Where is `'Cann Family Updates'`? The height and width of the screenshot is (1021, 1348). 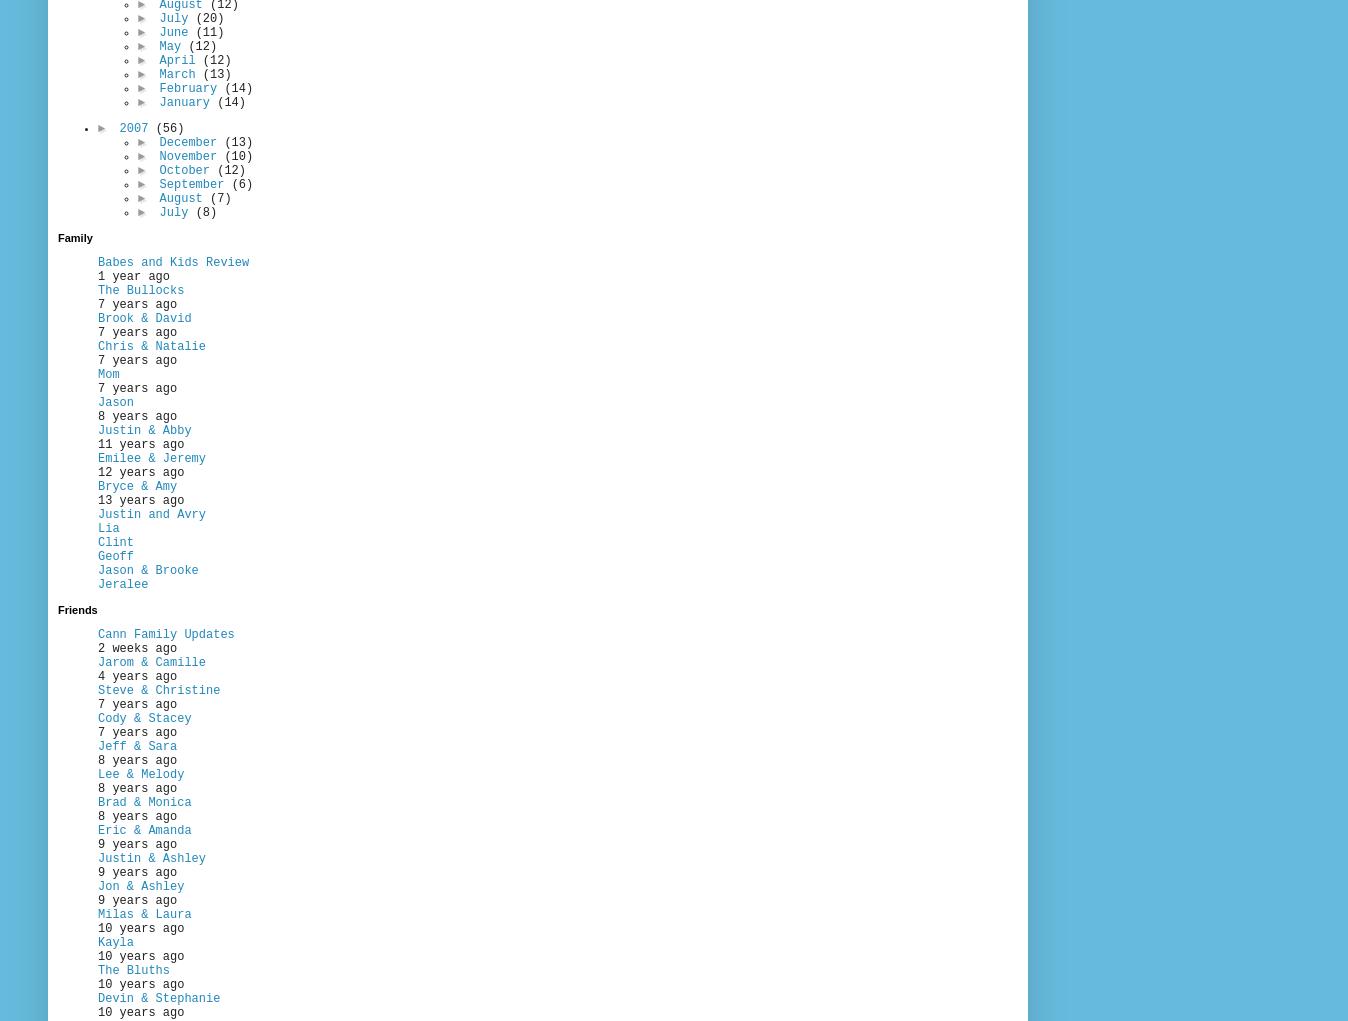 'Cann Family Updates' is located at coordinates (164, 633).